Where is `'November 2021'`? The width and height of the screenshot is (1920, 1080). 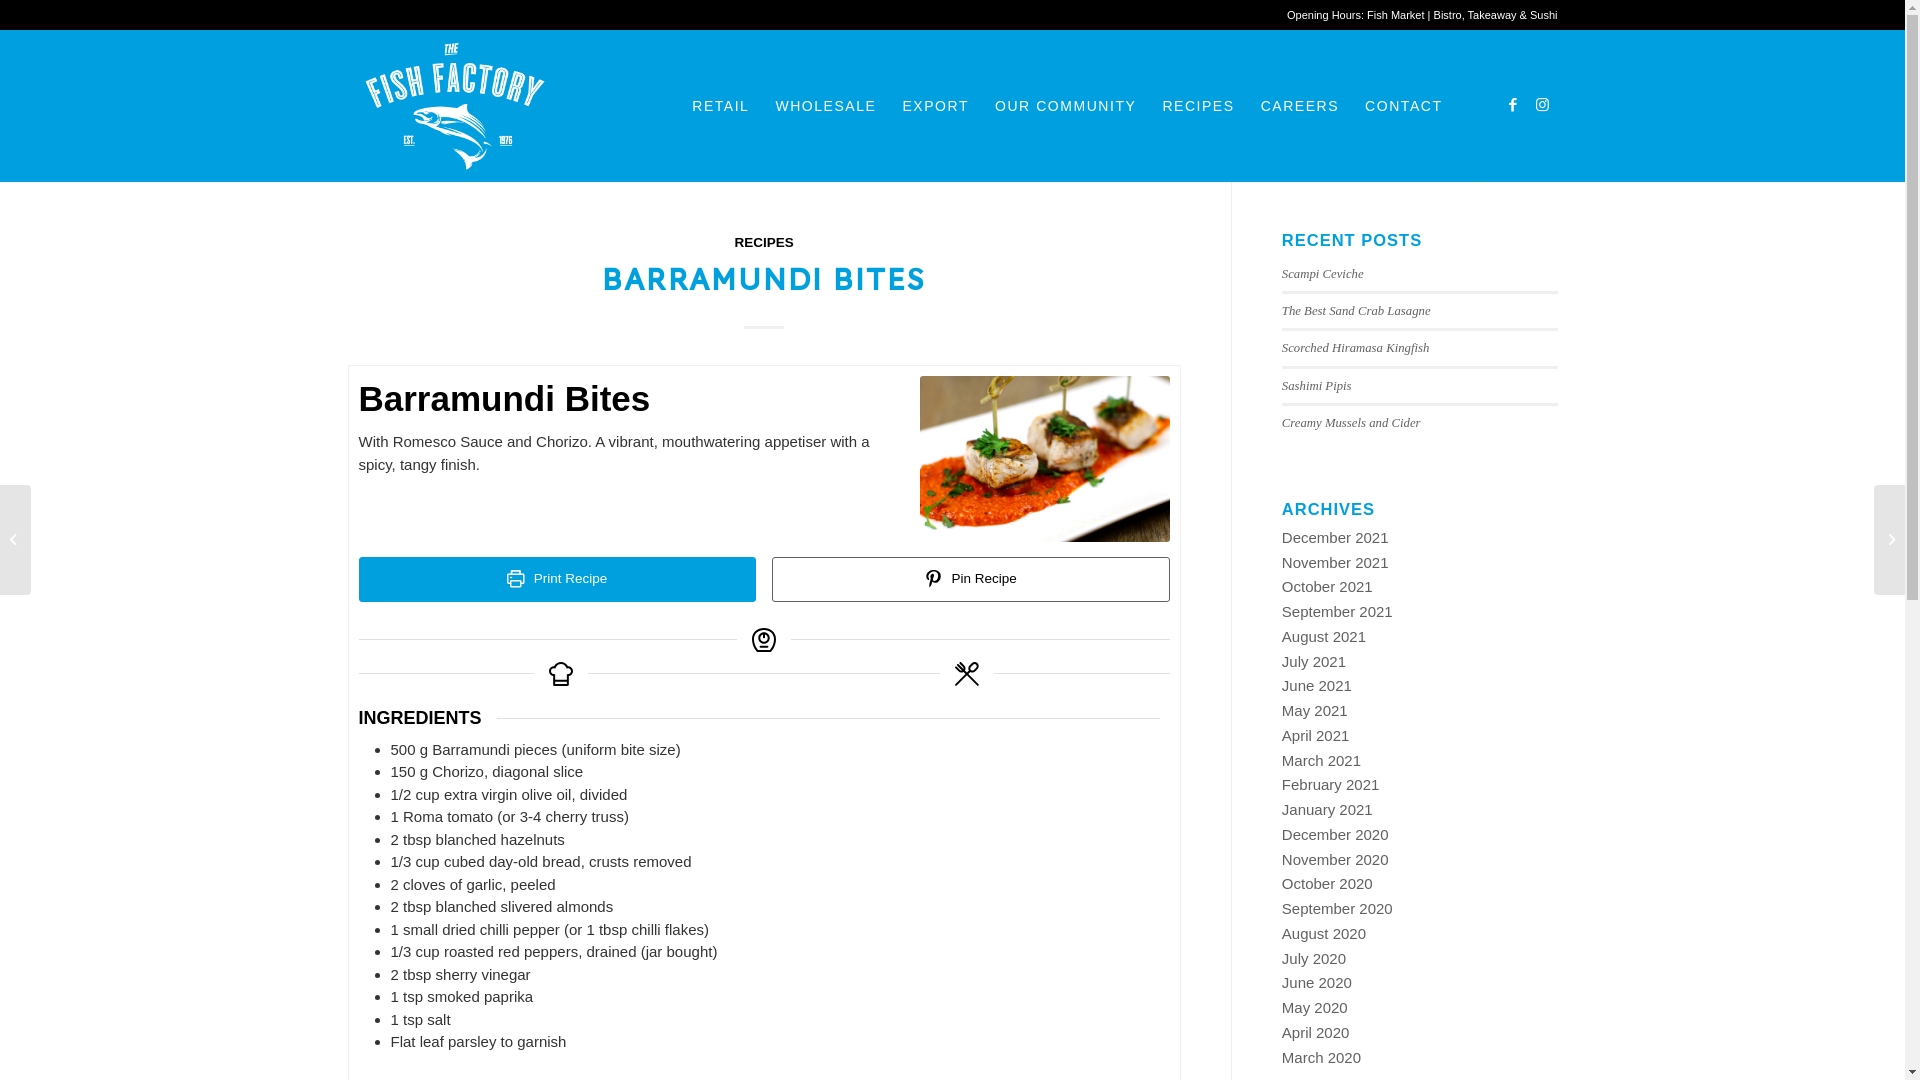 'November 2021' is located at coordinates (1335, 562).